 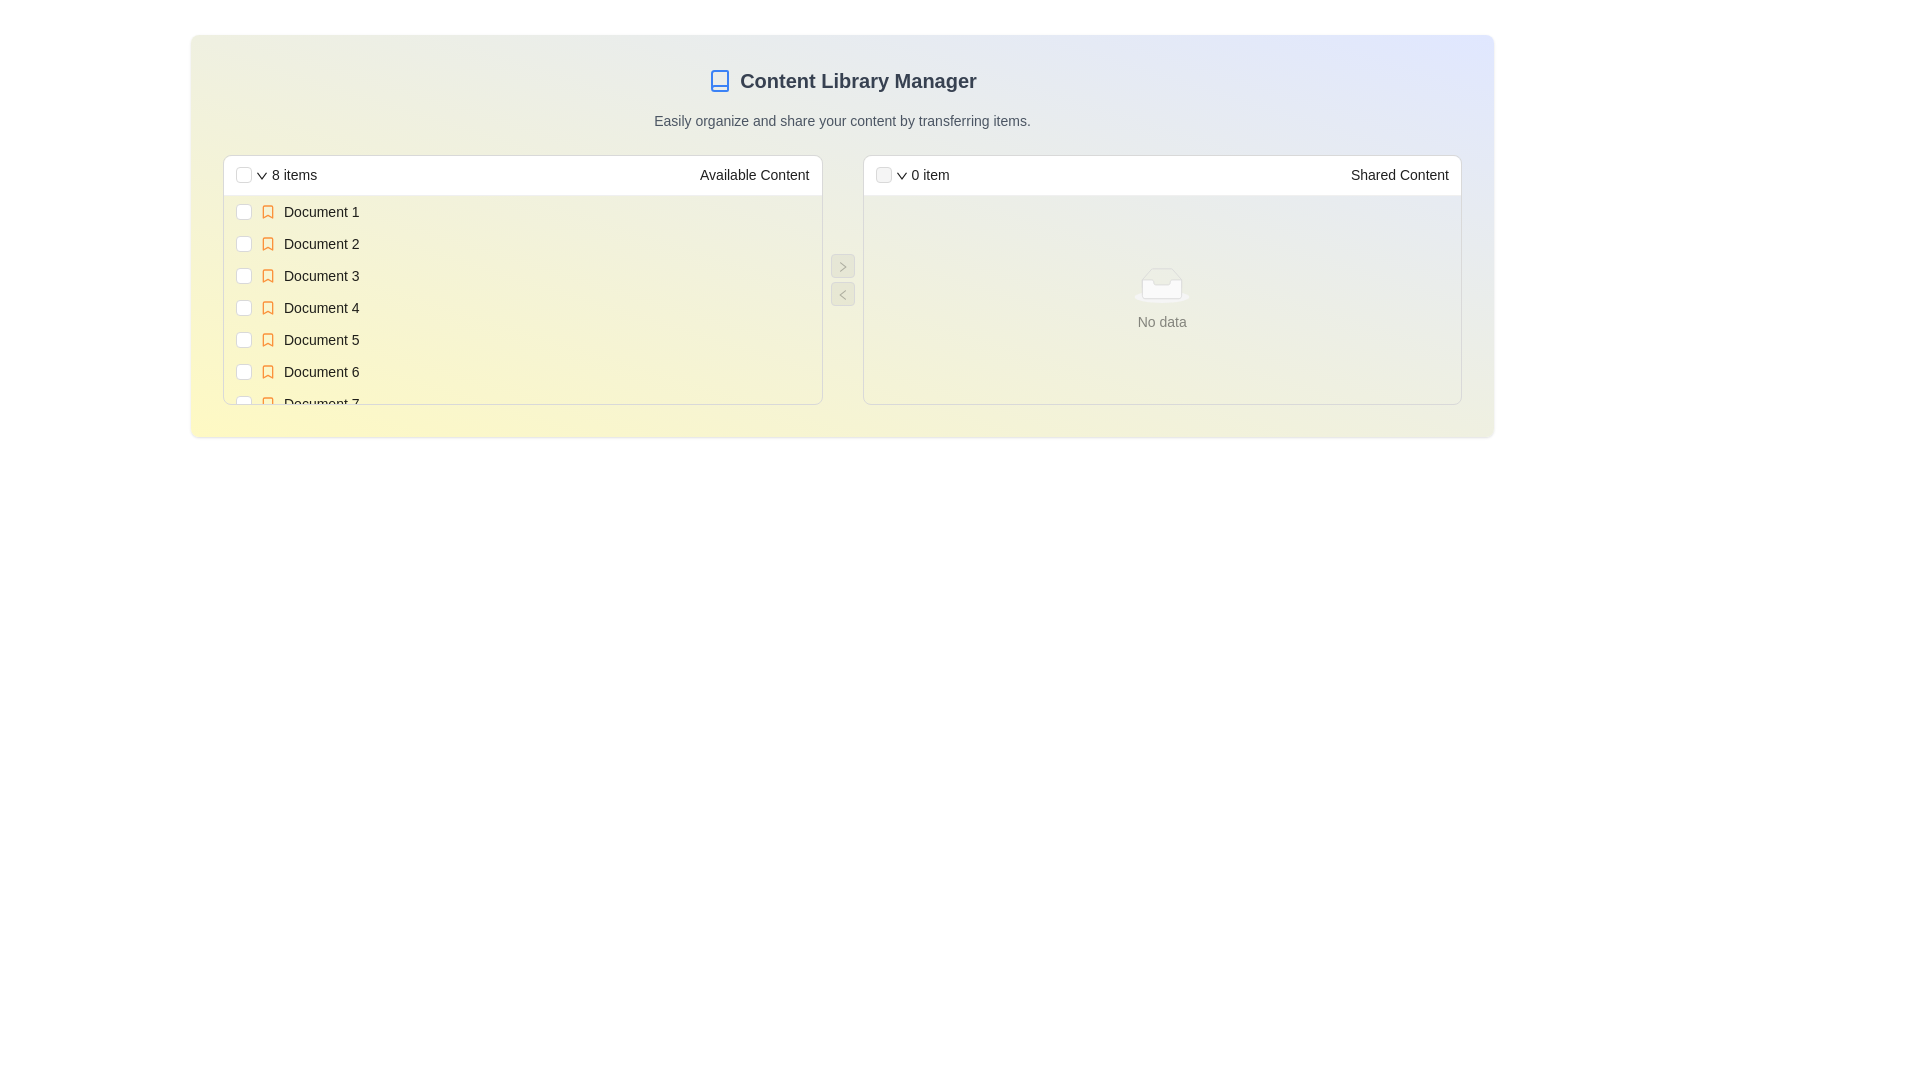 I want to click on the 'Document 4' item, which is the fourth selectable item in the 'Available Content' list, so click(x=534, y=308).